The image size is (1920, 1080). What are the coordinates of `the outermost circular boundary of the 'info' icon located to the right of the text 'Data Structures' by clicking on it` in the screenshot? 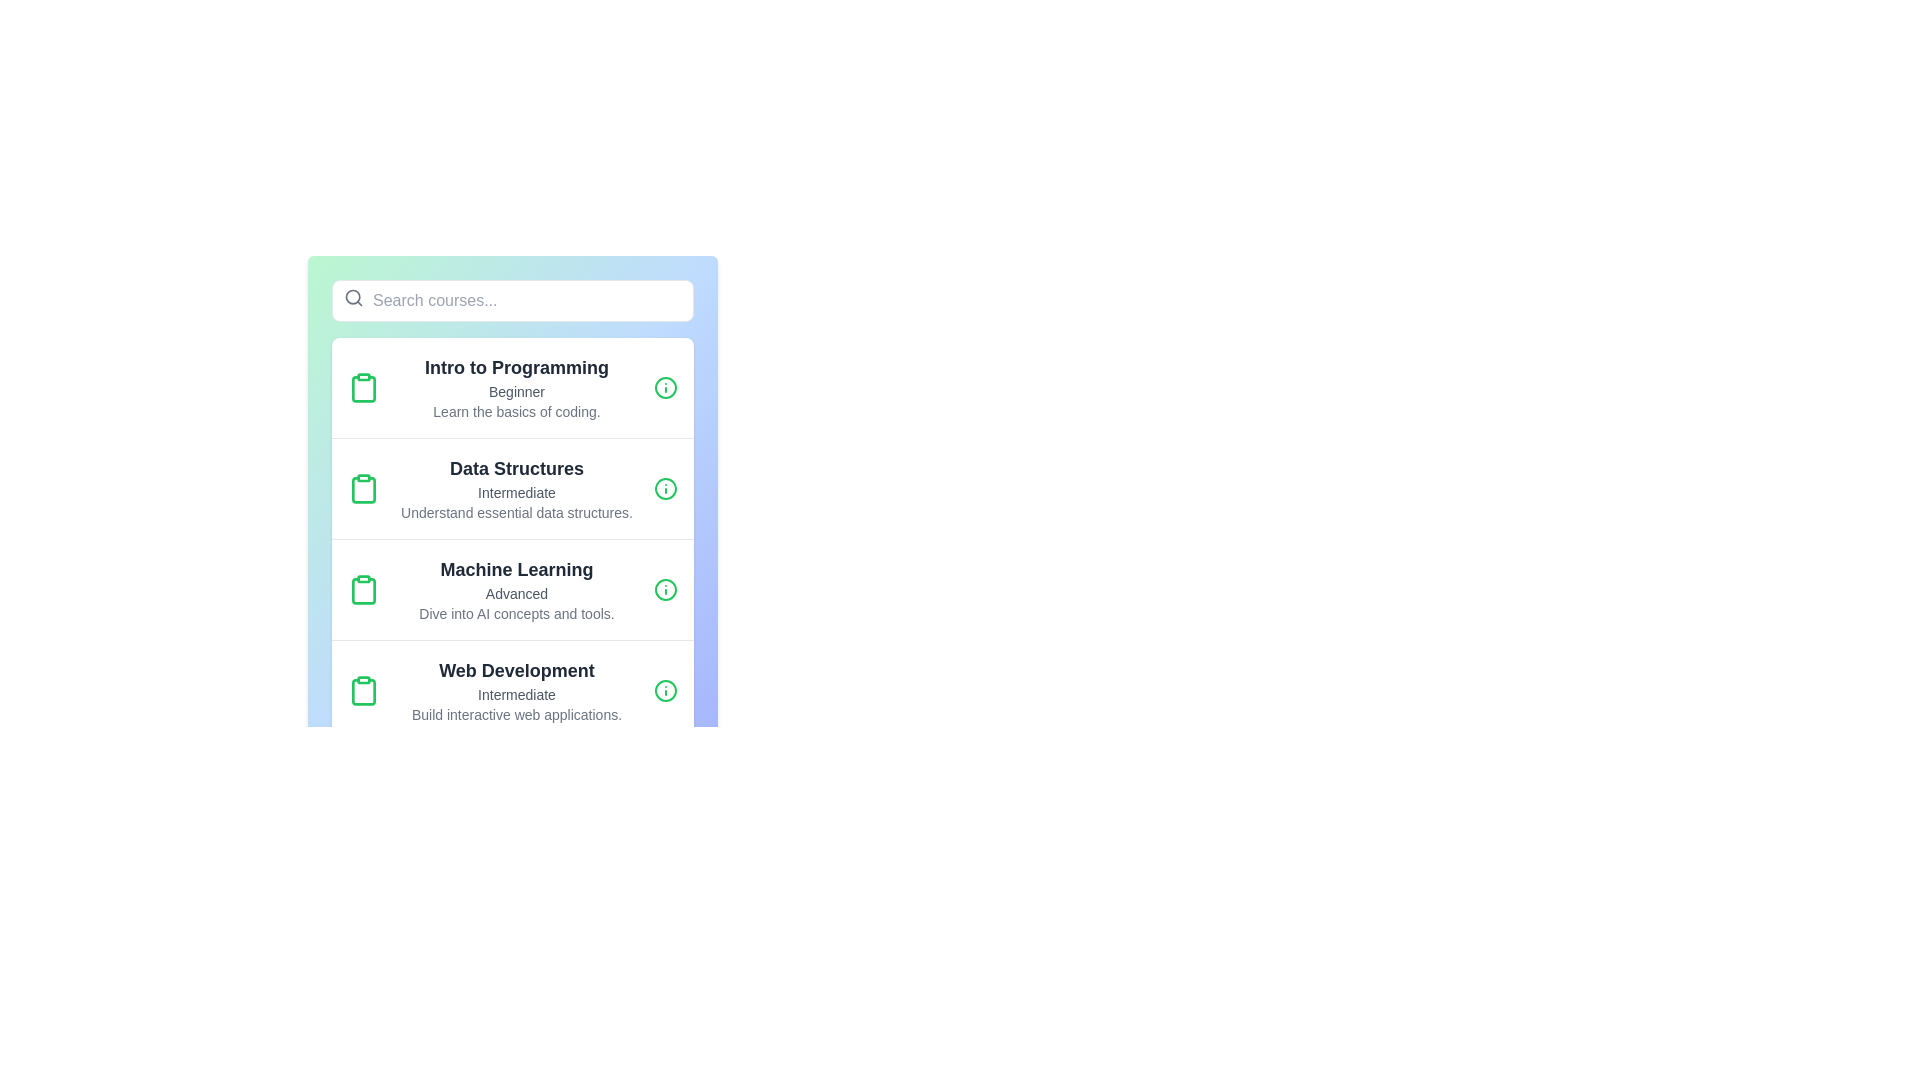 It's located at (666, 489).